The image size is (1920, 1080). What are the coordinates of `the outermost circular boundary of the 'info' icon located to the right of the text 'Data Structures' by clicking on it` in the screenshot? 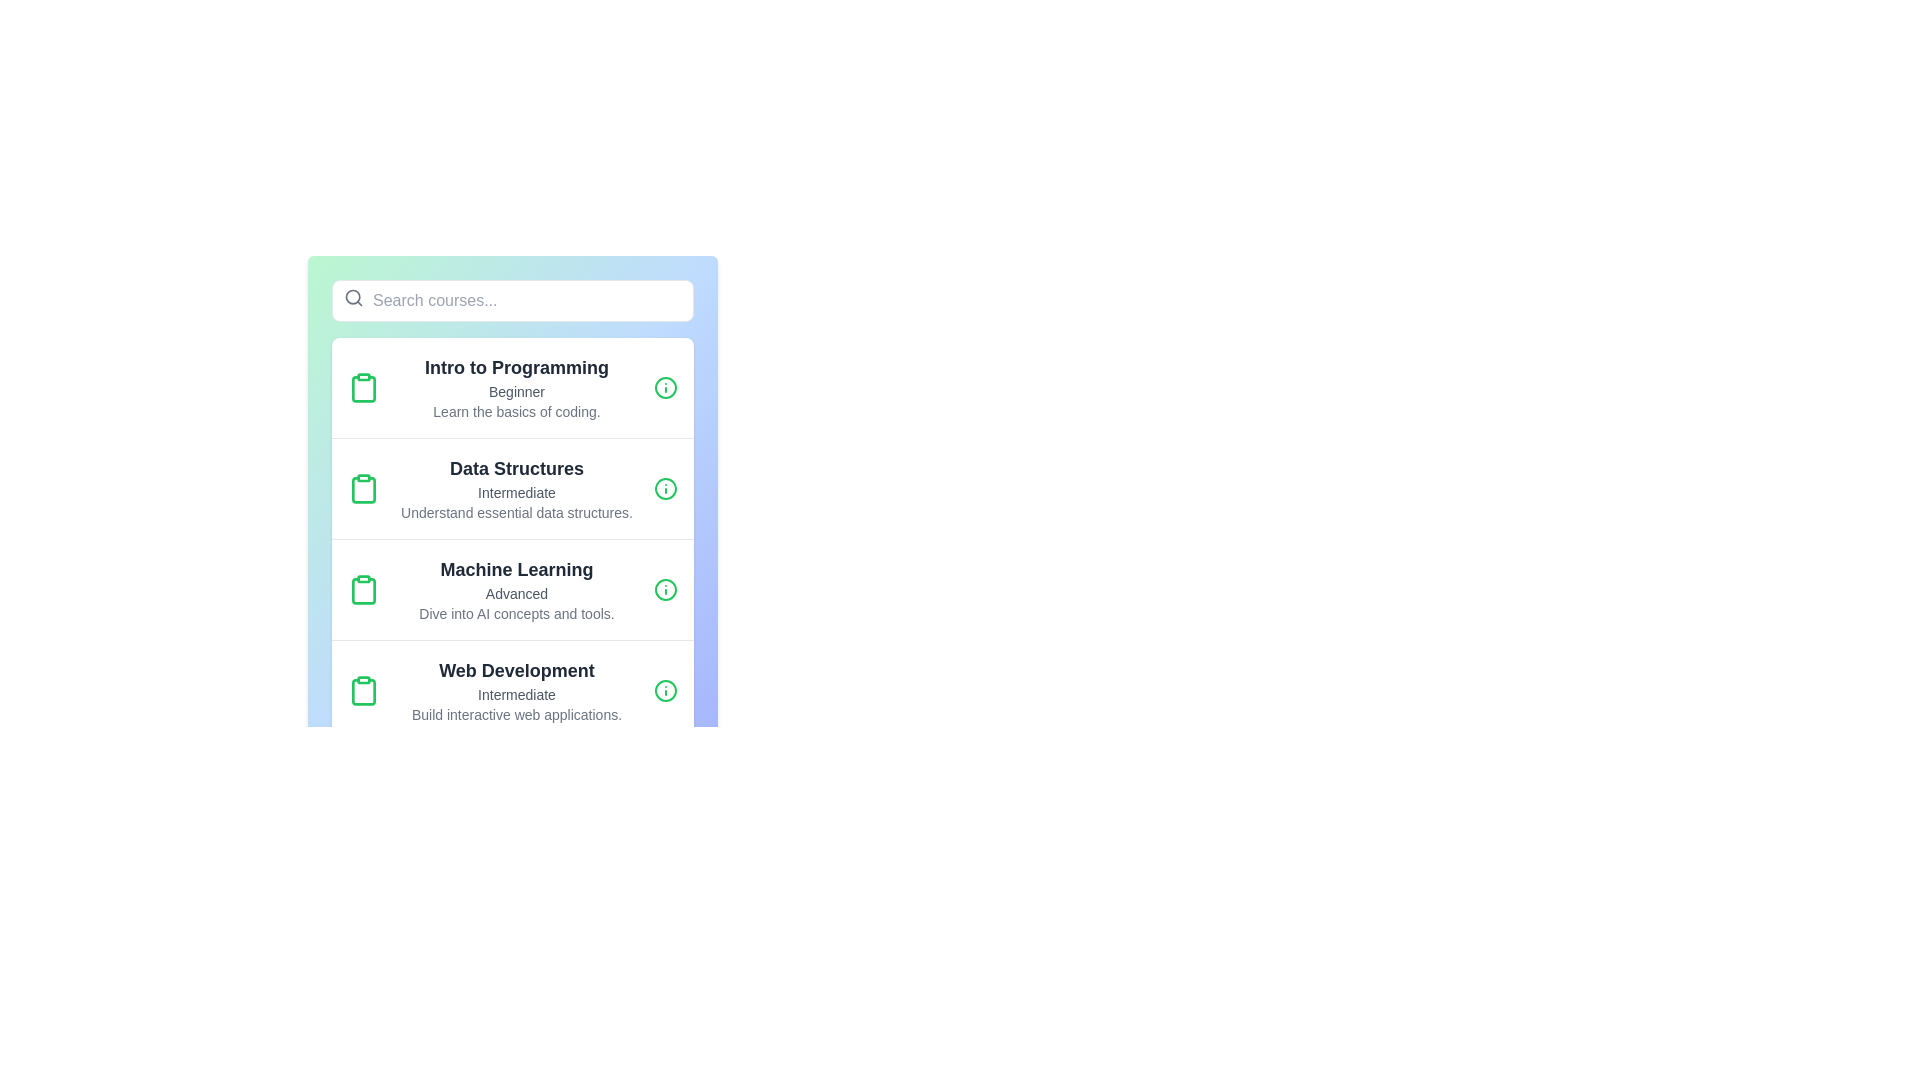 It's located at (666, 489).